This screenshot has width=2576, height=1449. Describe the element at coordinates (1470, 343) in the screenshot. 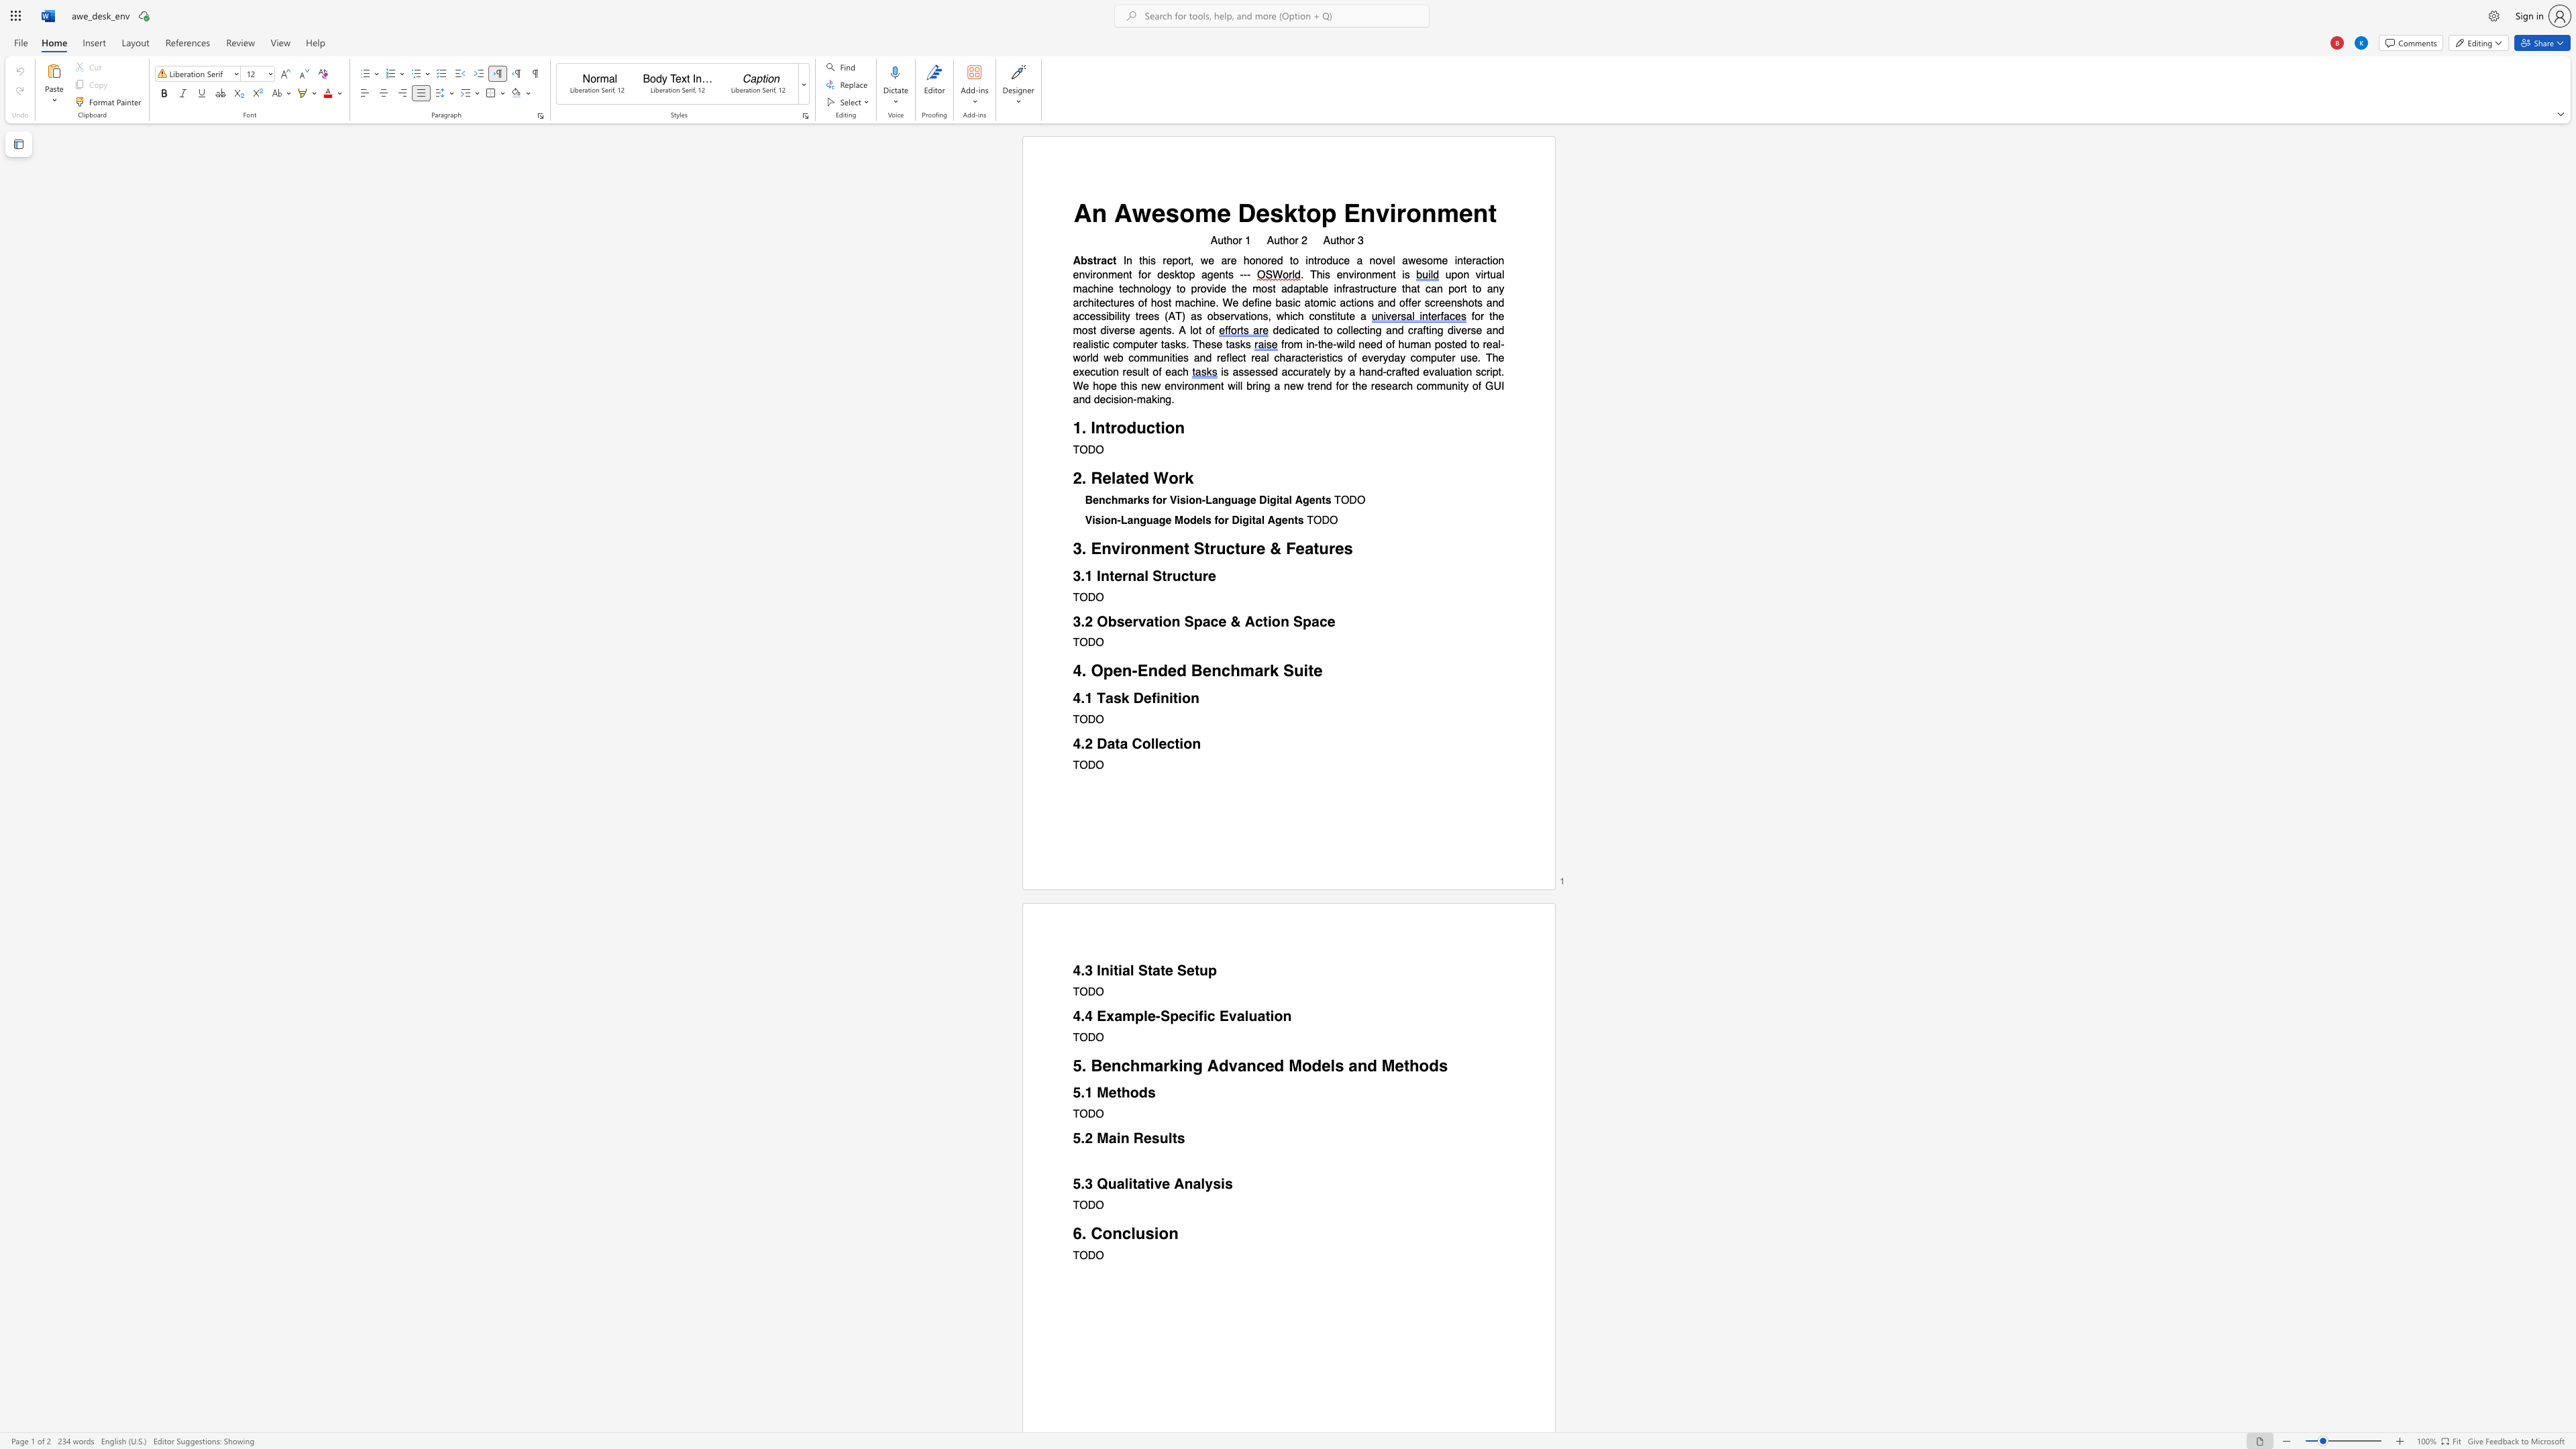

I see `the 3th character "t" in the text` at that location.